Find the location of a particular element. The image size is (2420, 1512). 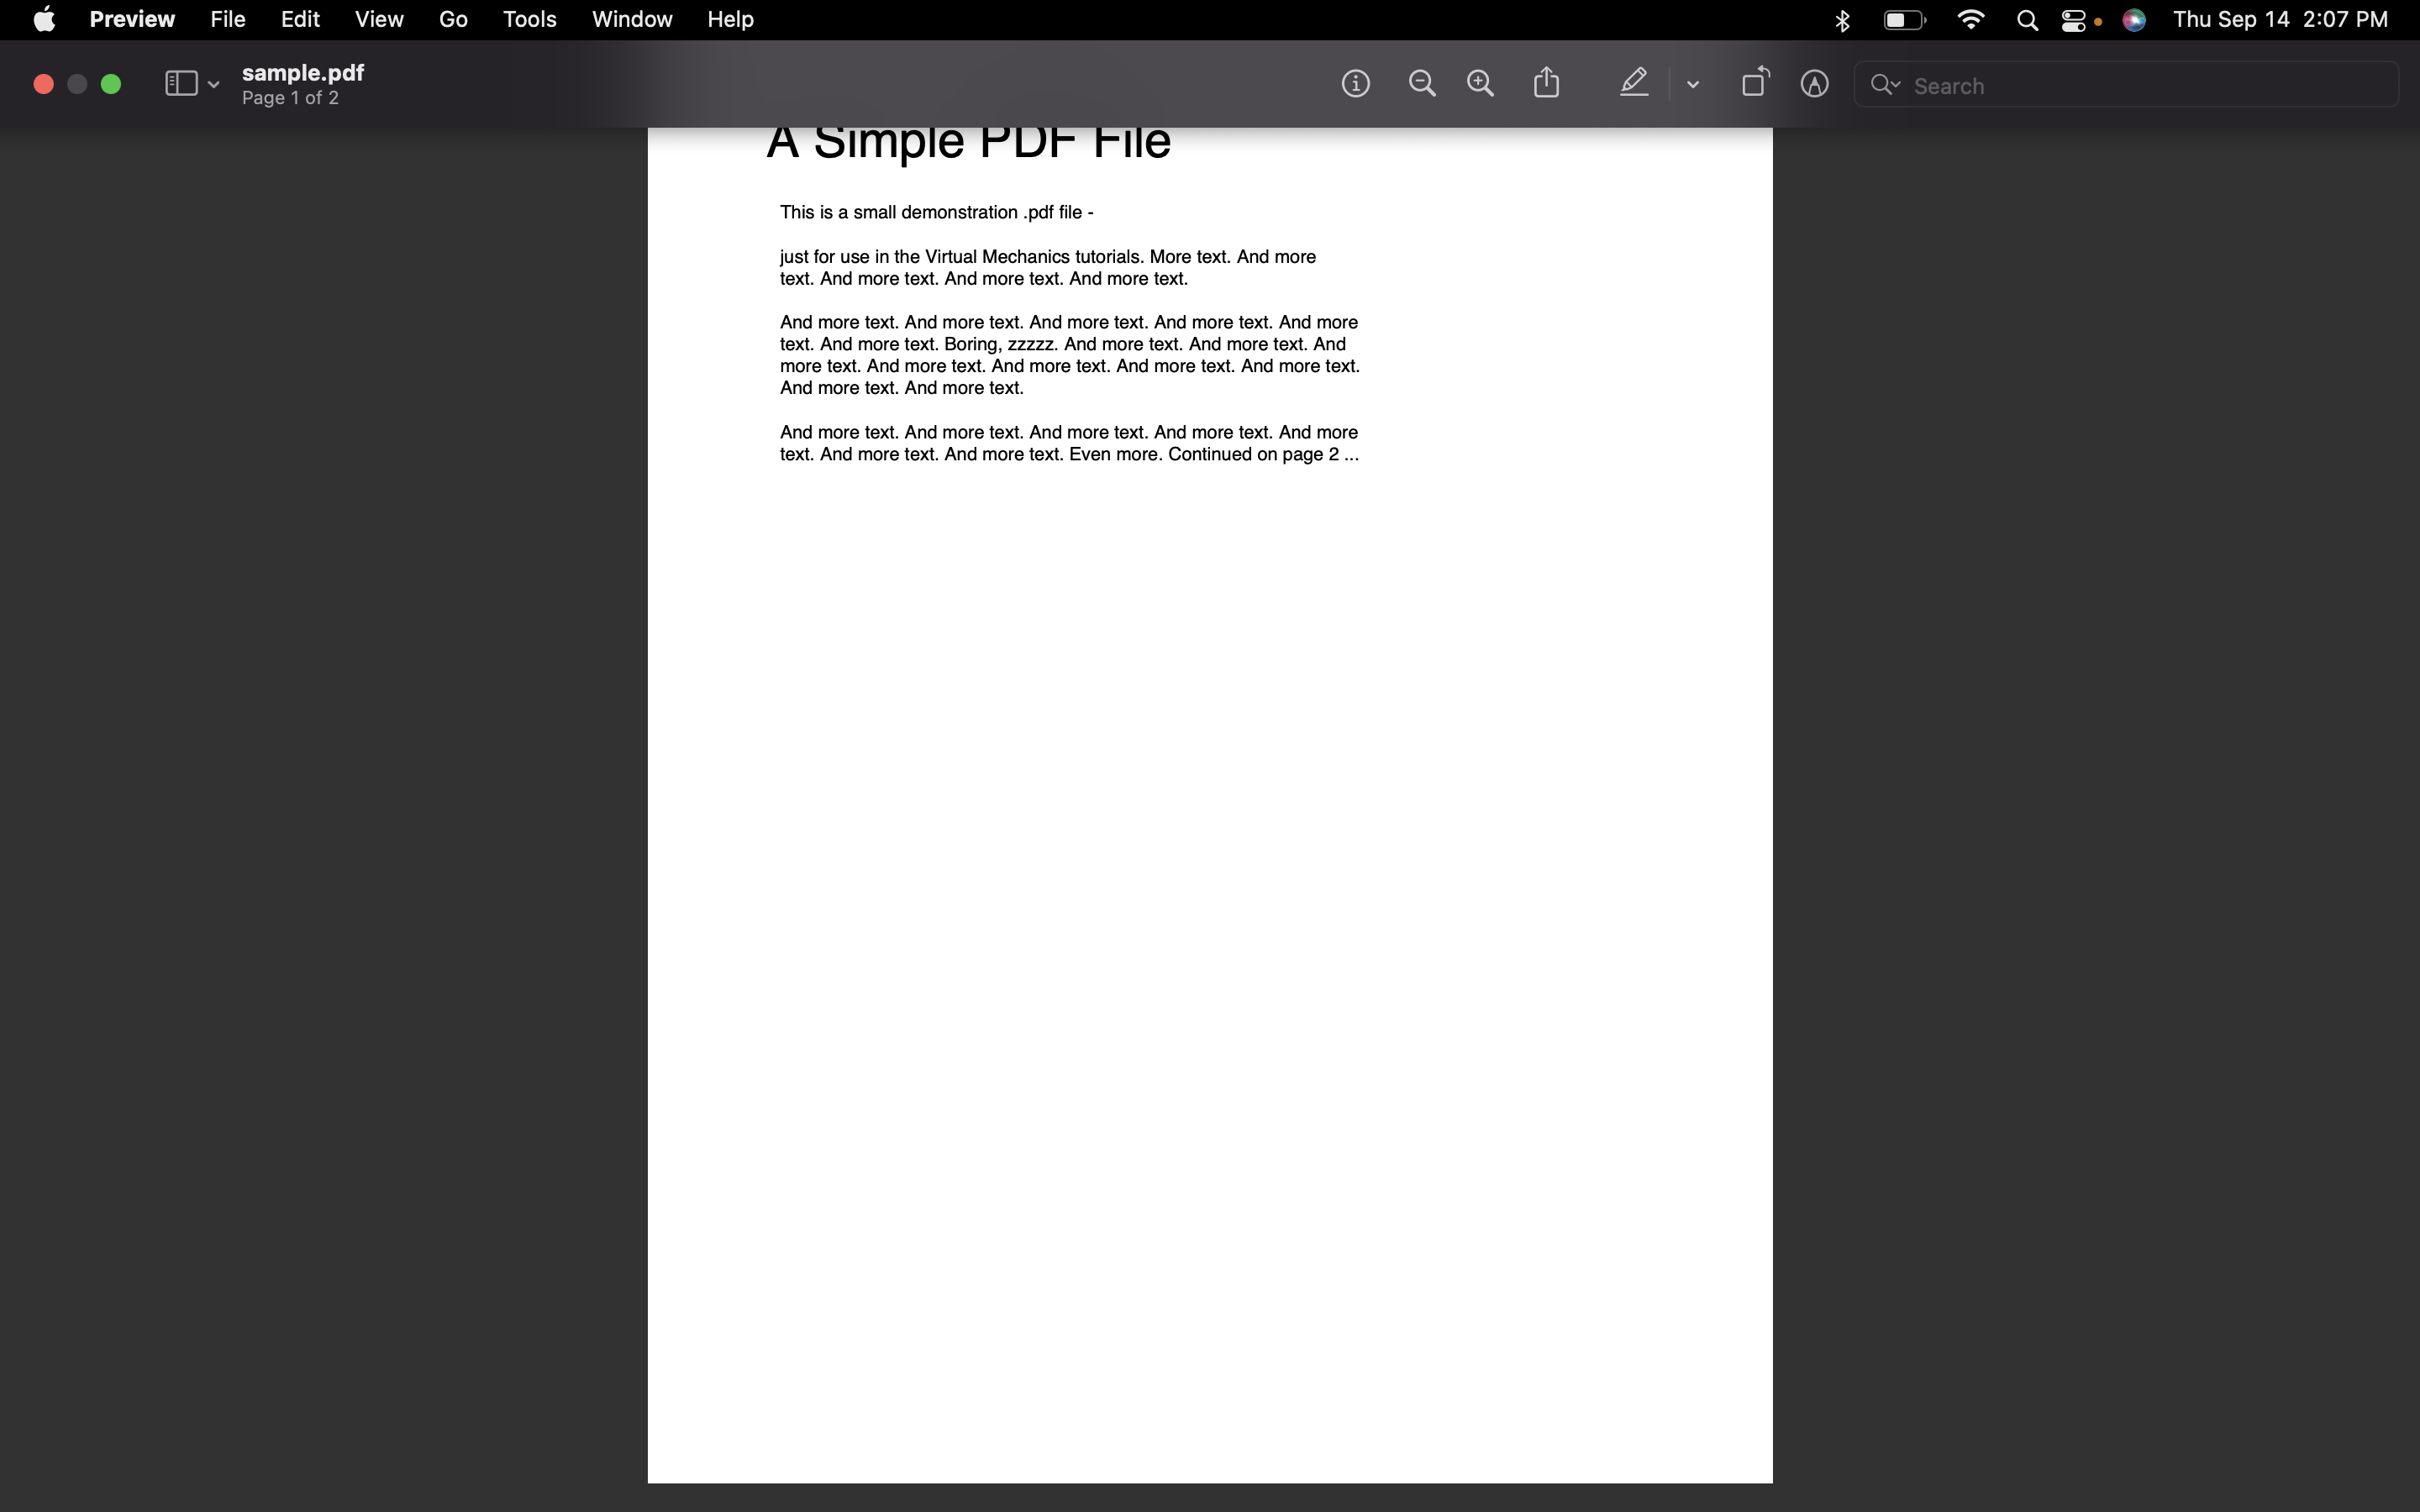

Fetch the file"s details is located at coordinates (1355, 81).